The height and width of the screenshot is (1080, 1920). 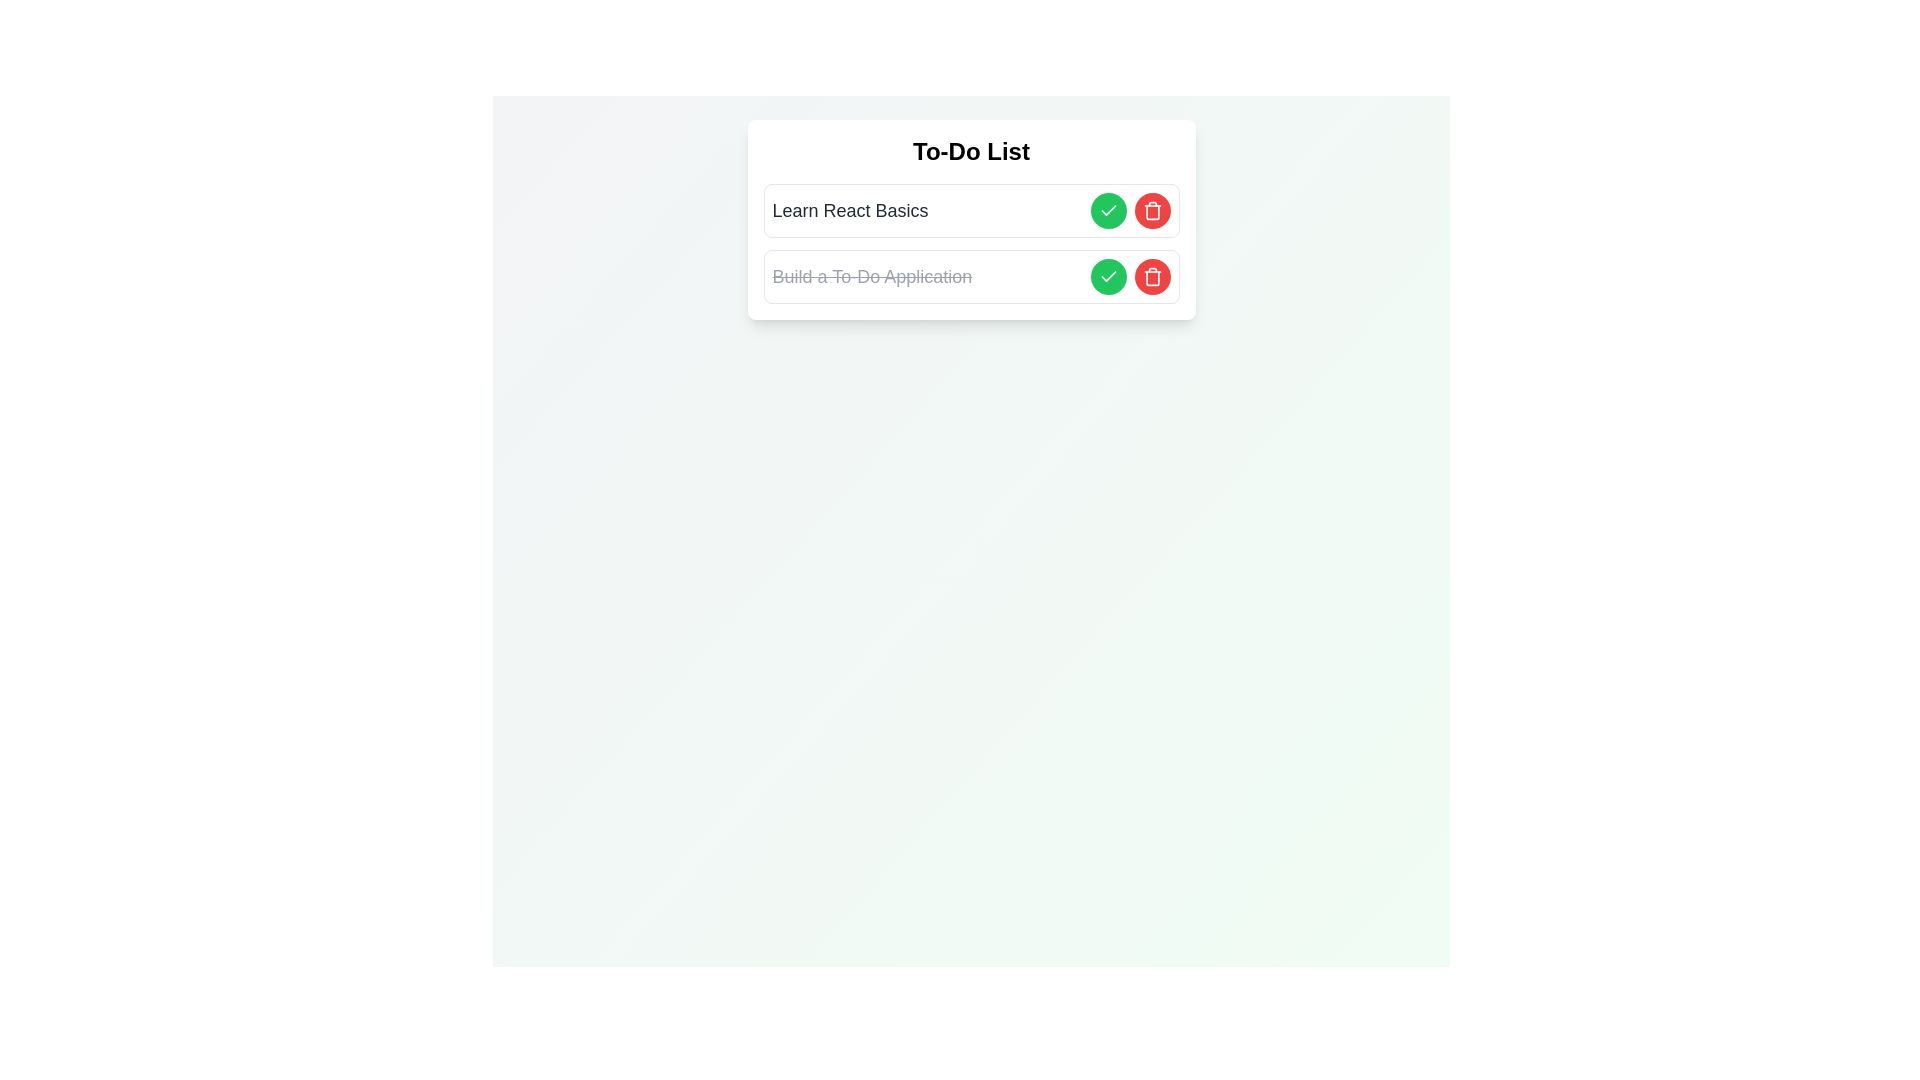 I want to click on the trash can icon located, so click(x=1152, y=211).